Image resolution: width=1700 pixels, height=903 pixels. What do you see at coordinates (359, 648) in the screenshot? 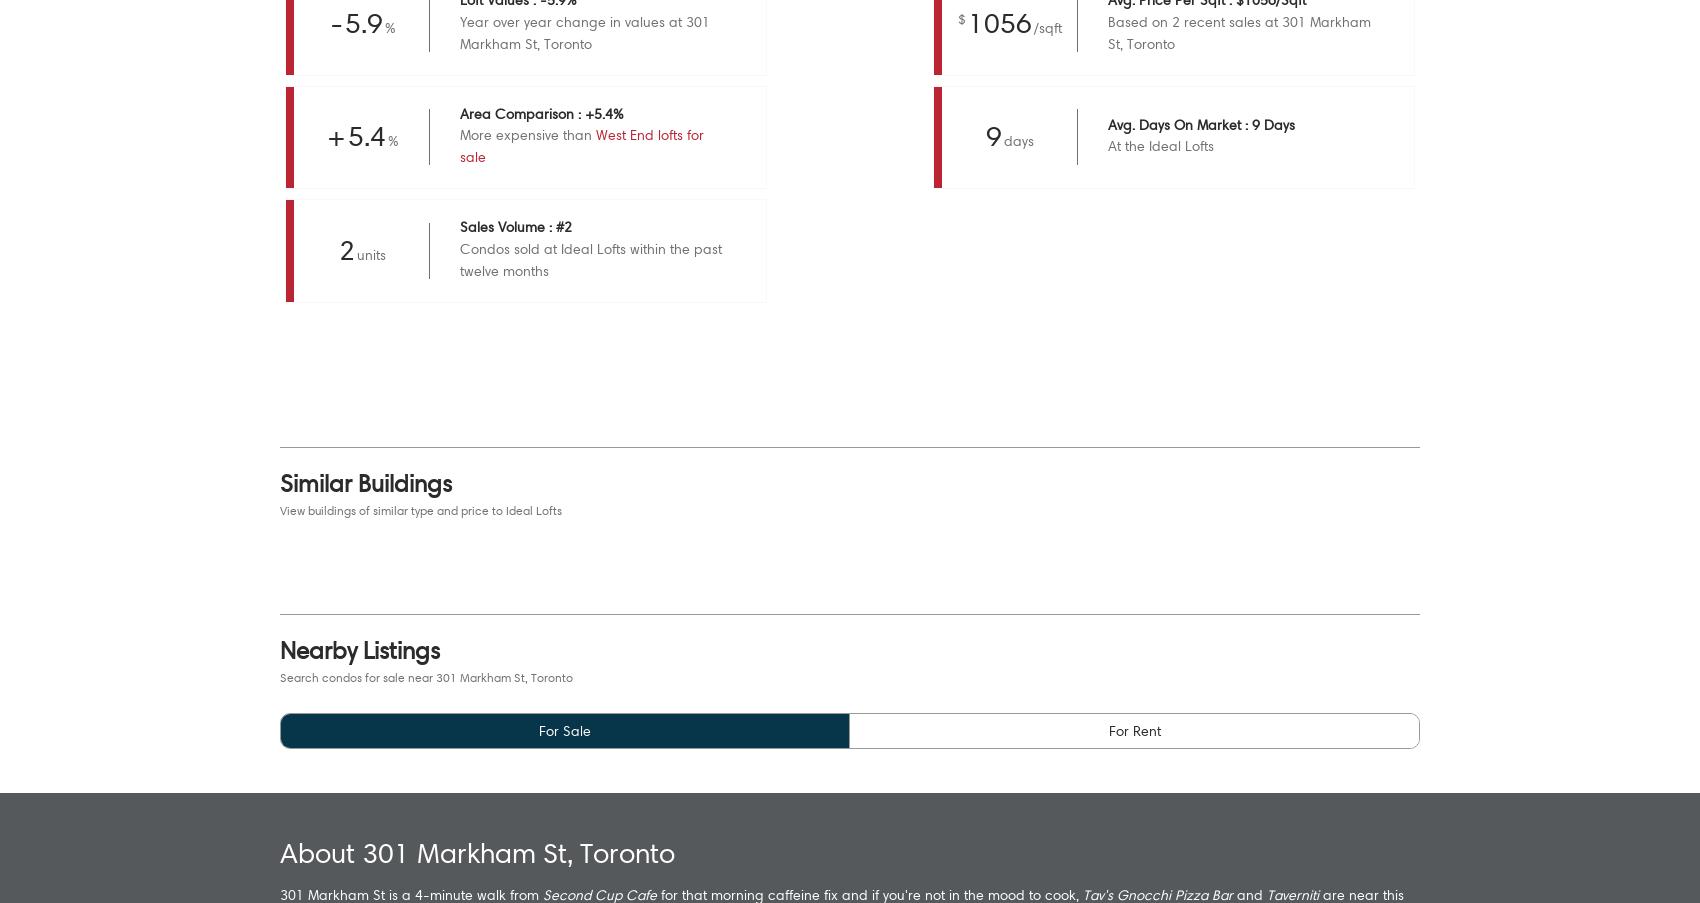
I see `'Nearby Listings'` at bounding box center [359, 648].